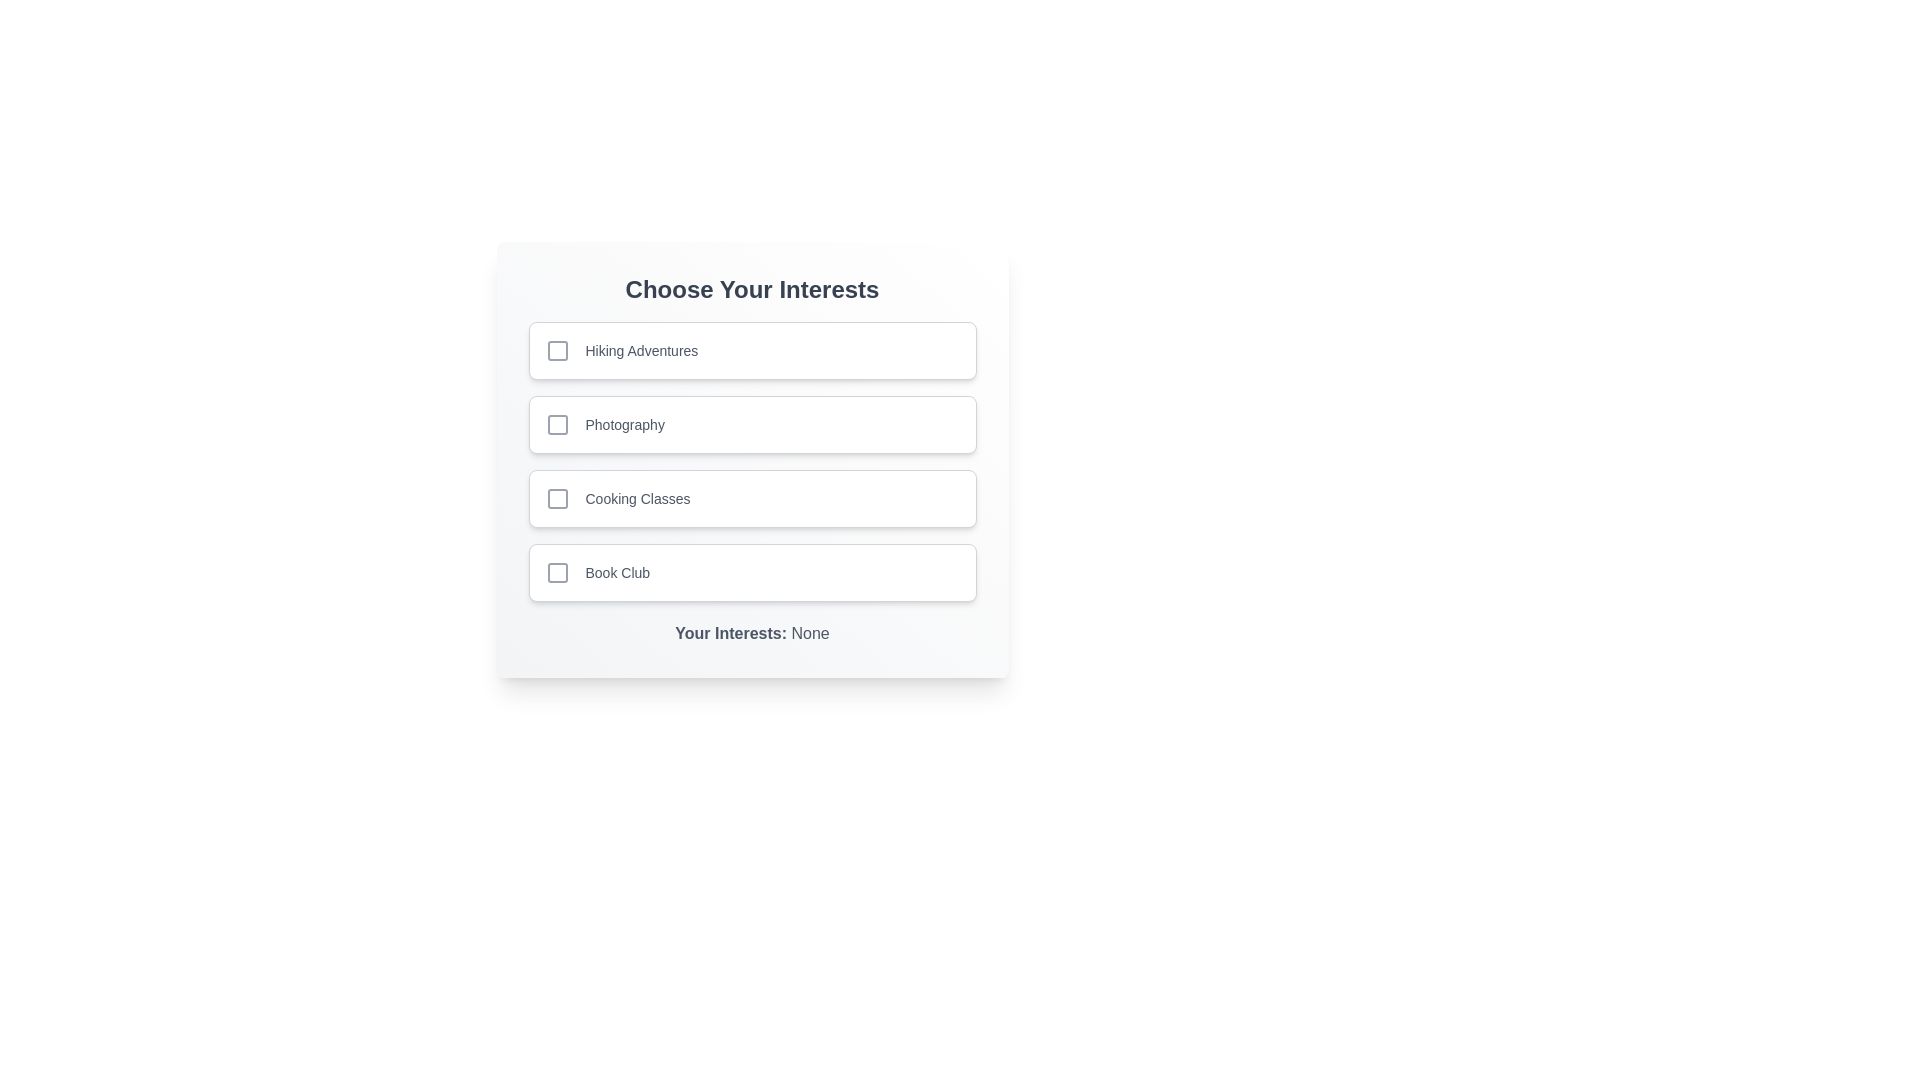 The width and height of the screenshot is (1920, 1080). I want to click on the text label that describes the purpose of the associated list item for 'Cooking Classes', which is located between 'Photography' and 'Book Club', so click(637, 497).